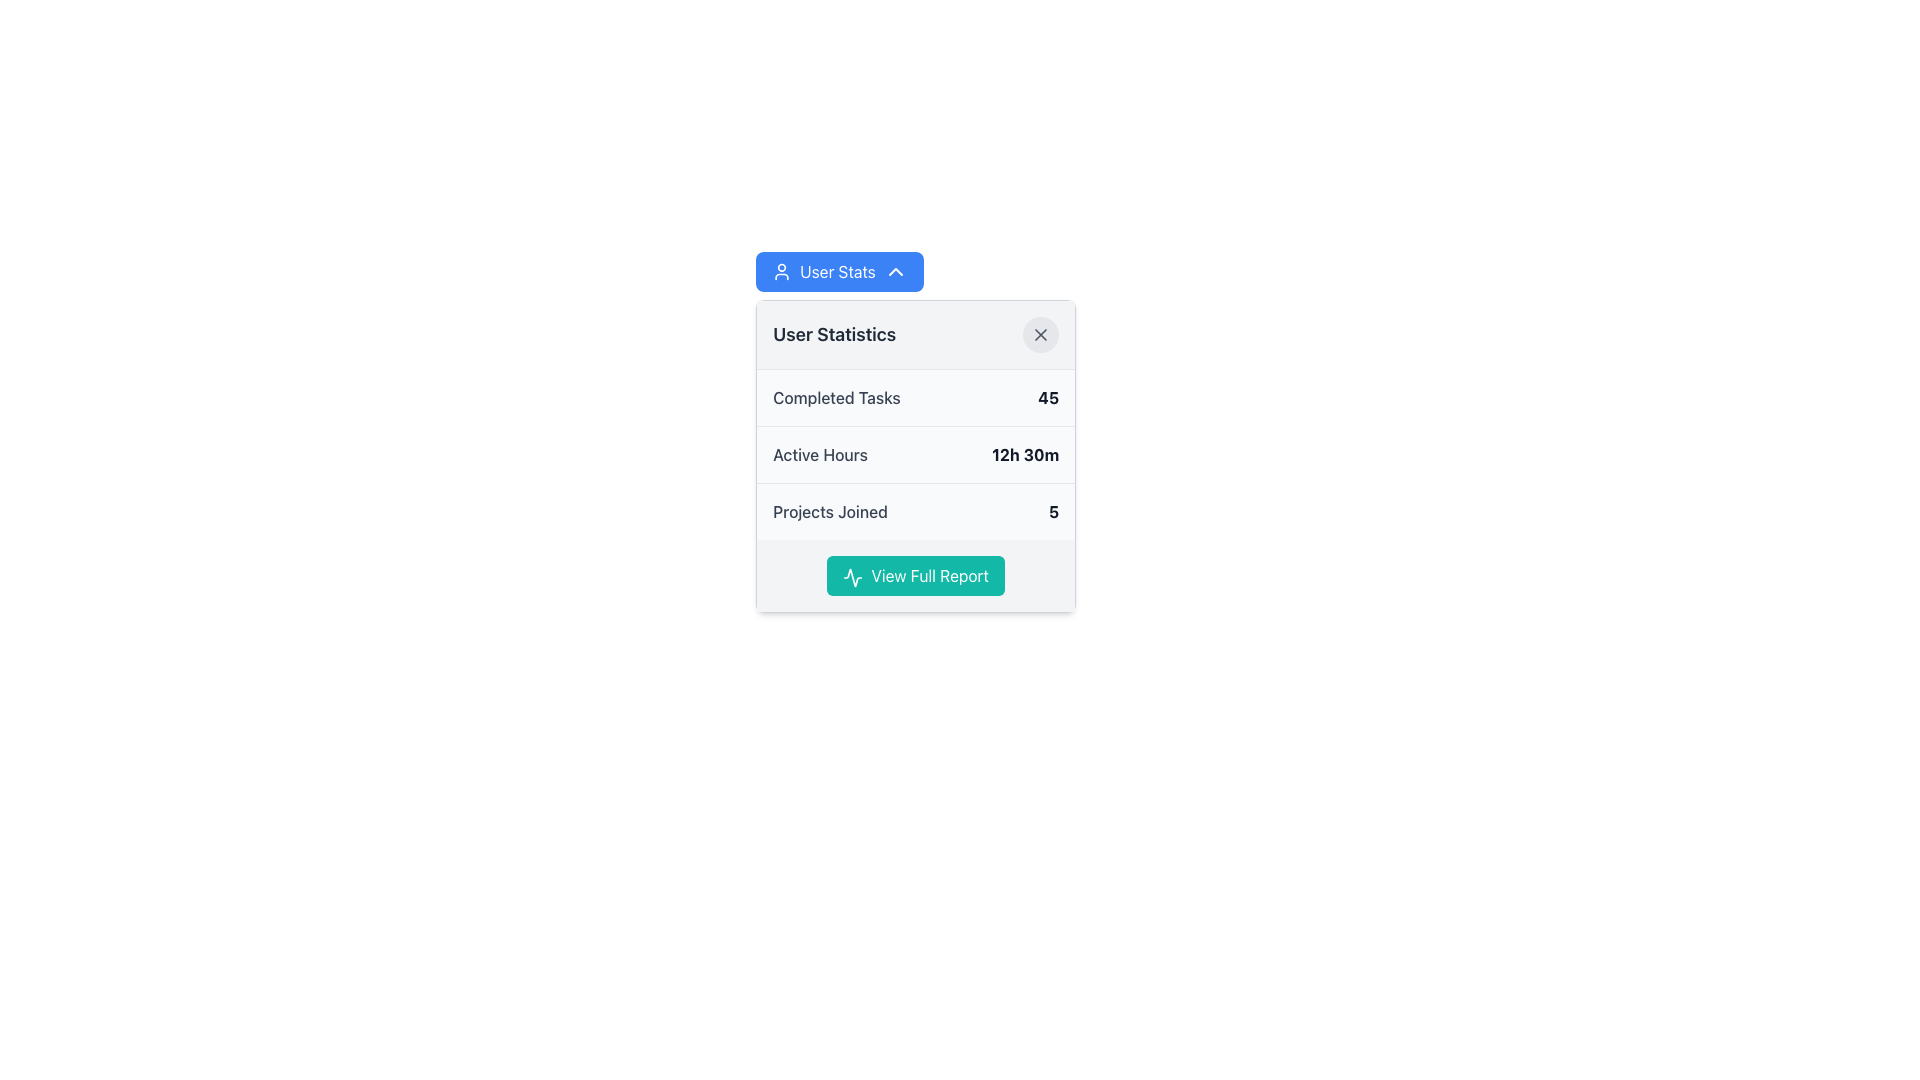  Describe the element at coordinates (1025, 455) in the screenshot. I see `the static text element displaying the time duration, which is located to the right of the 'Active Hours' text within the statistics card interface` at that location.